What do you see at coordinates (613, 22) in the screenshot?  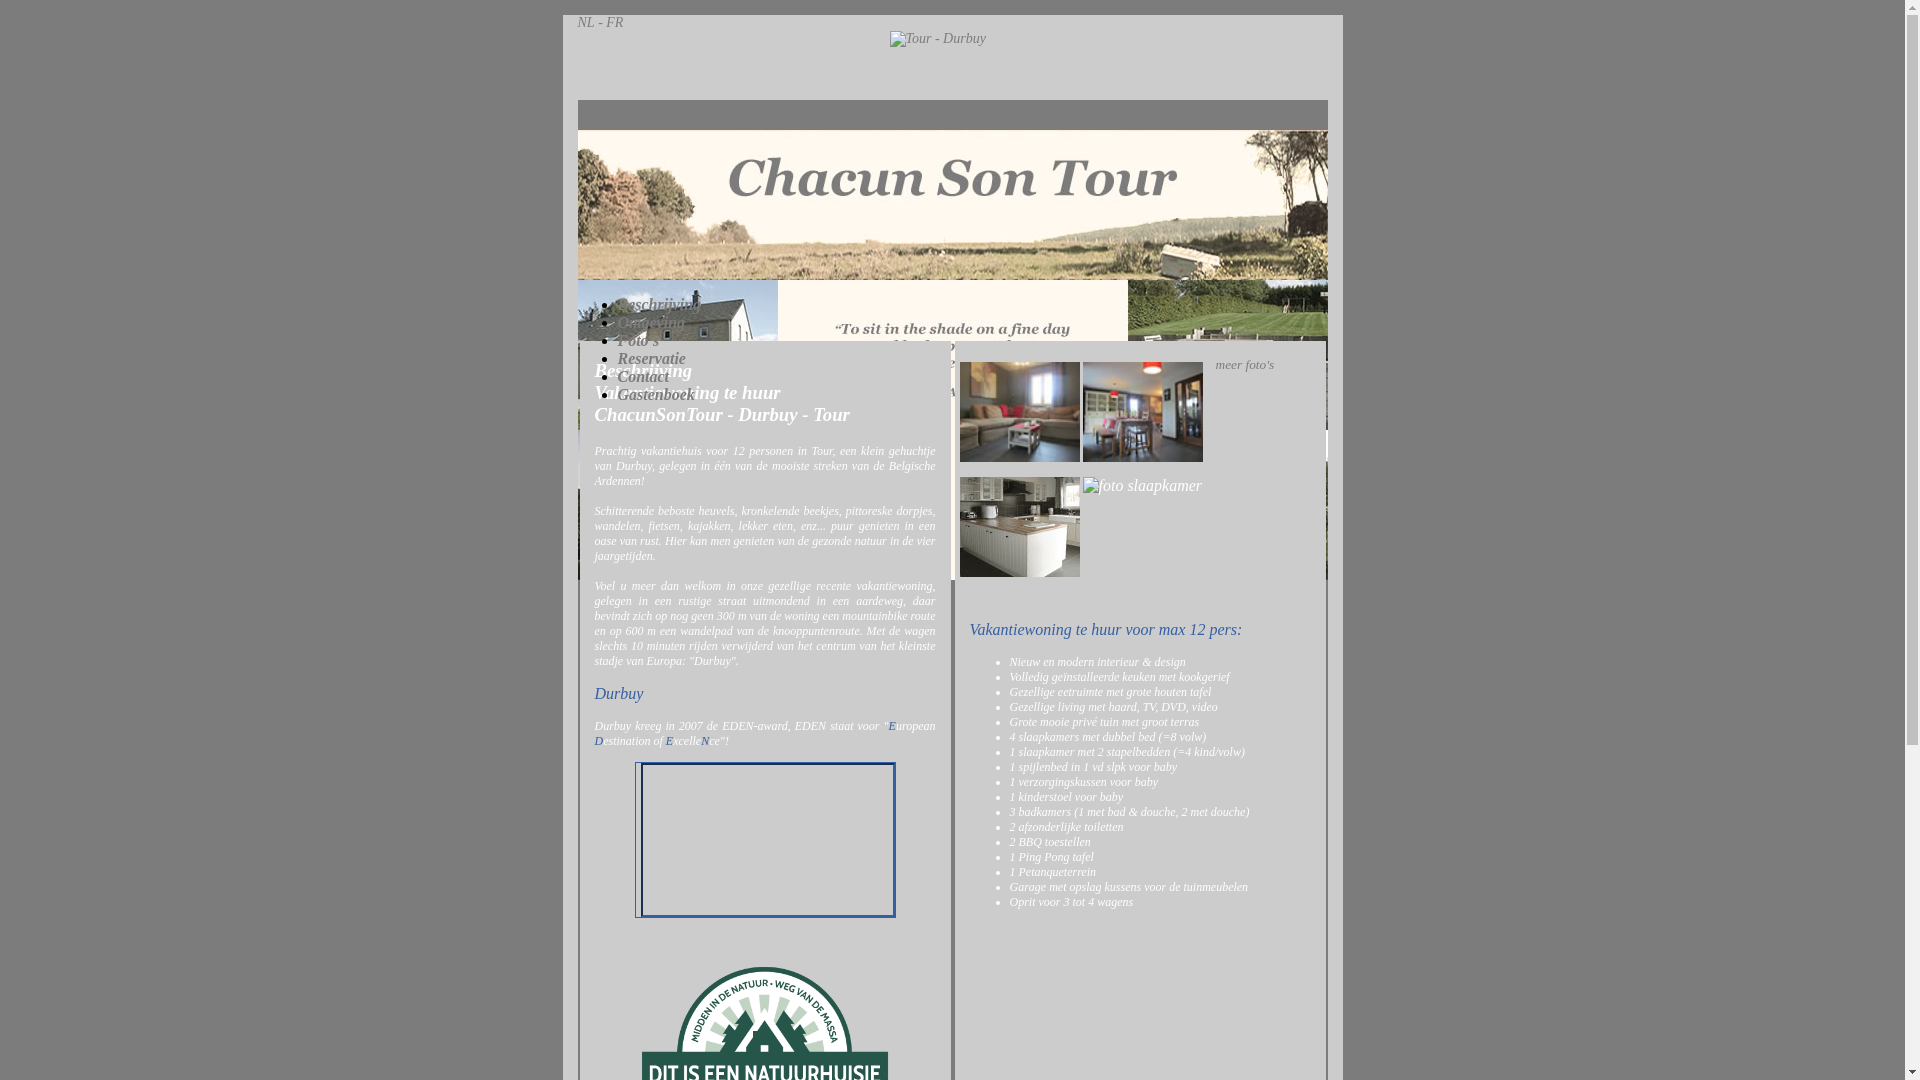 I see `'FR'` at bounding box center [613, 22].